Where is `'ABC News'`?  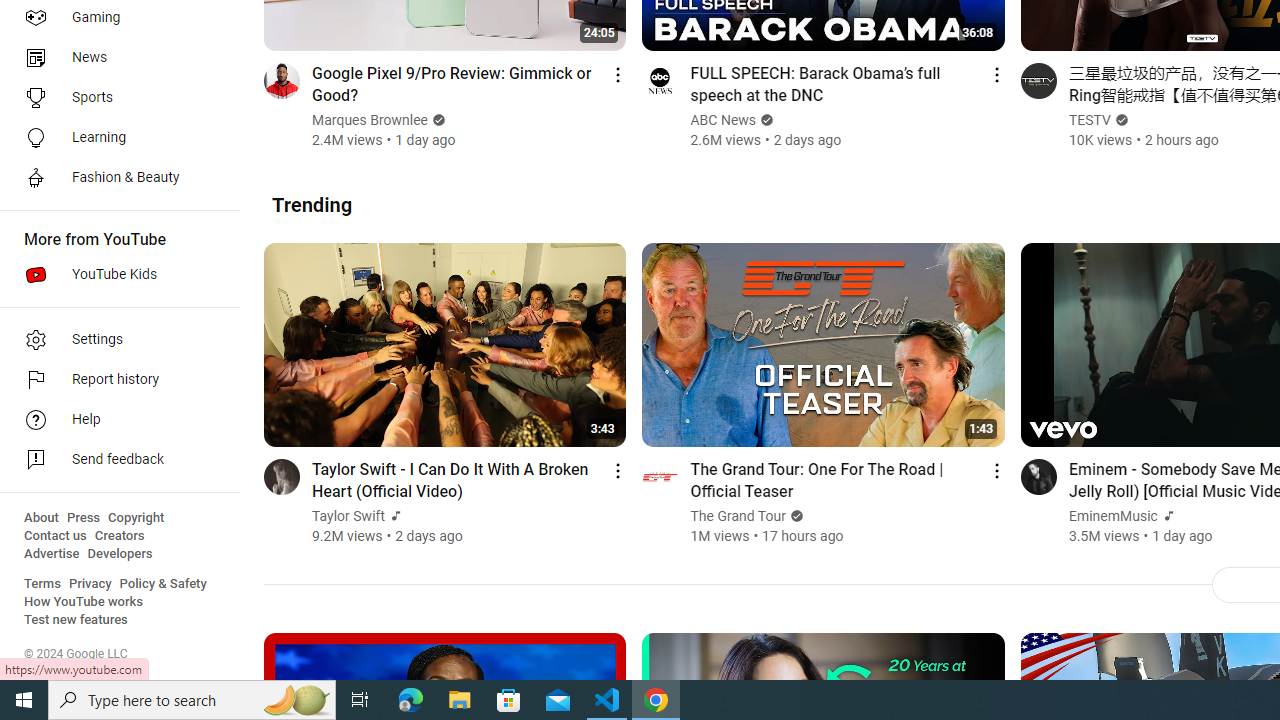 'ABC News' is located at coordinates (722, 120).